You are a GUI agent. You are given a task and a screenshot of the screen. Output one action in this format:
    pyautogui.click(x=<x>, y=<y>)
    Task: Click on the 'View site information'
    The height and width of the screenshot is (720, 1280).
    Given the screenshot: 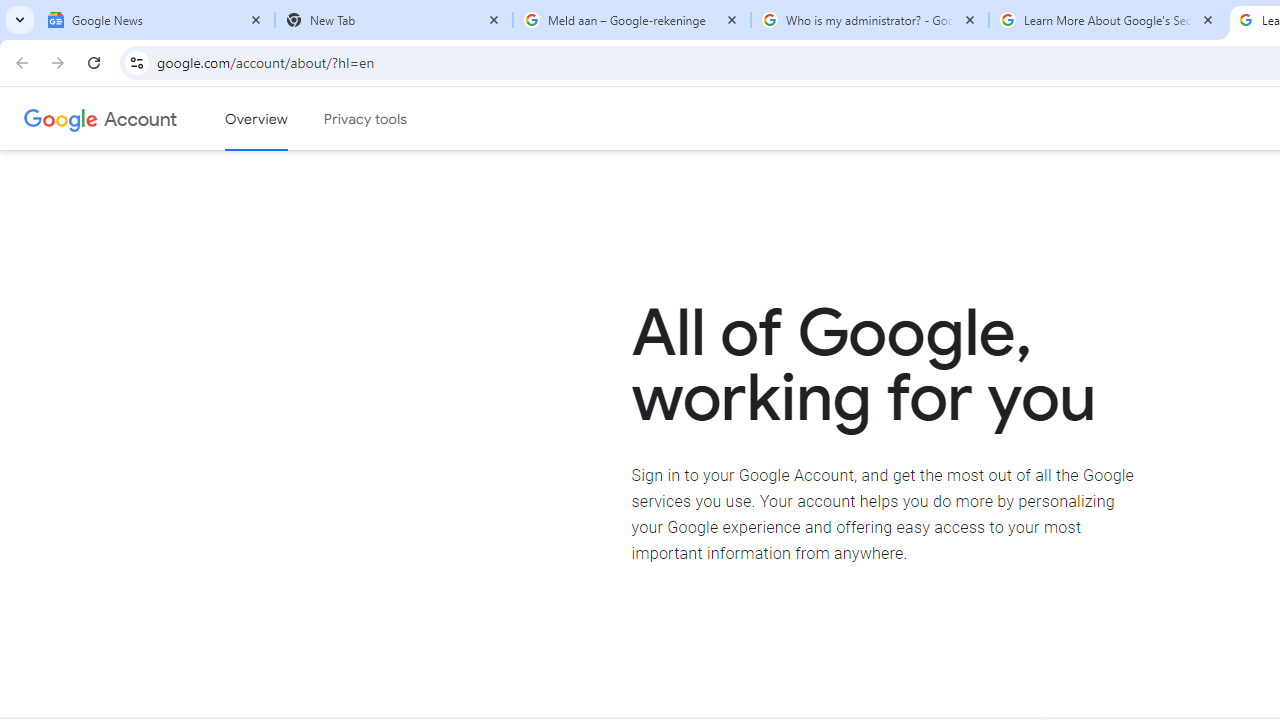 What is the action you would take?
    pyautogui.click(x=135, y=61)
    